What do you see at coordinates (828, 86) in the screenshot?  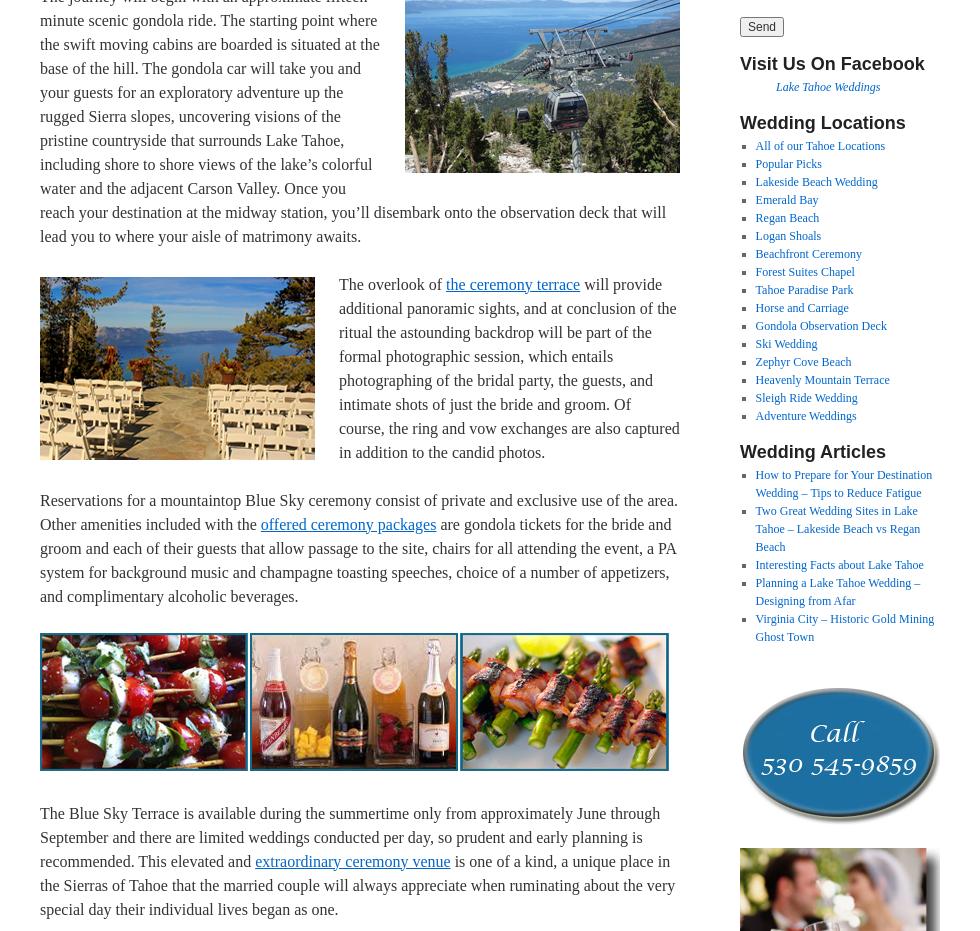 I see `'Lake Tahoe 
Weddings'` at bounding box center [828, 86].